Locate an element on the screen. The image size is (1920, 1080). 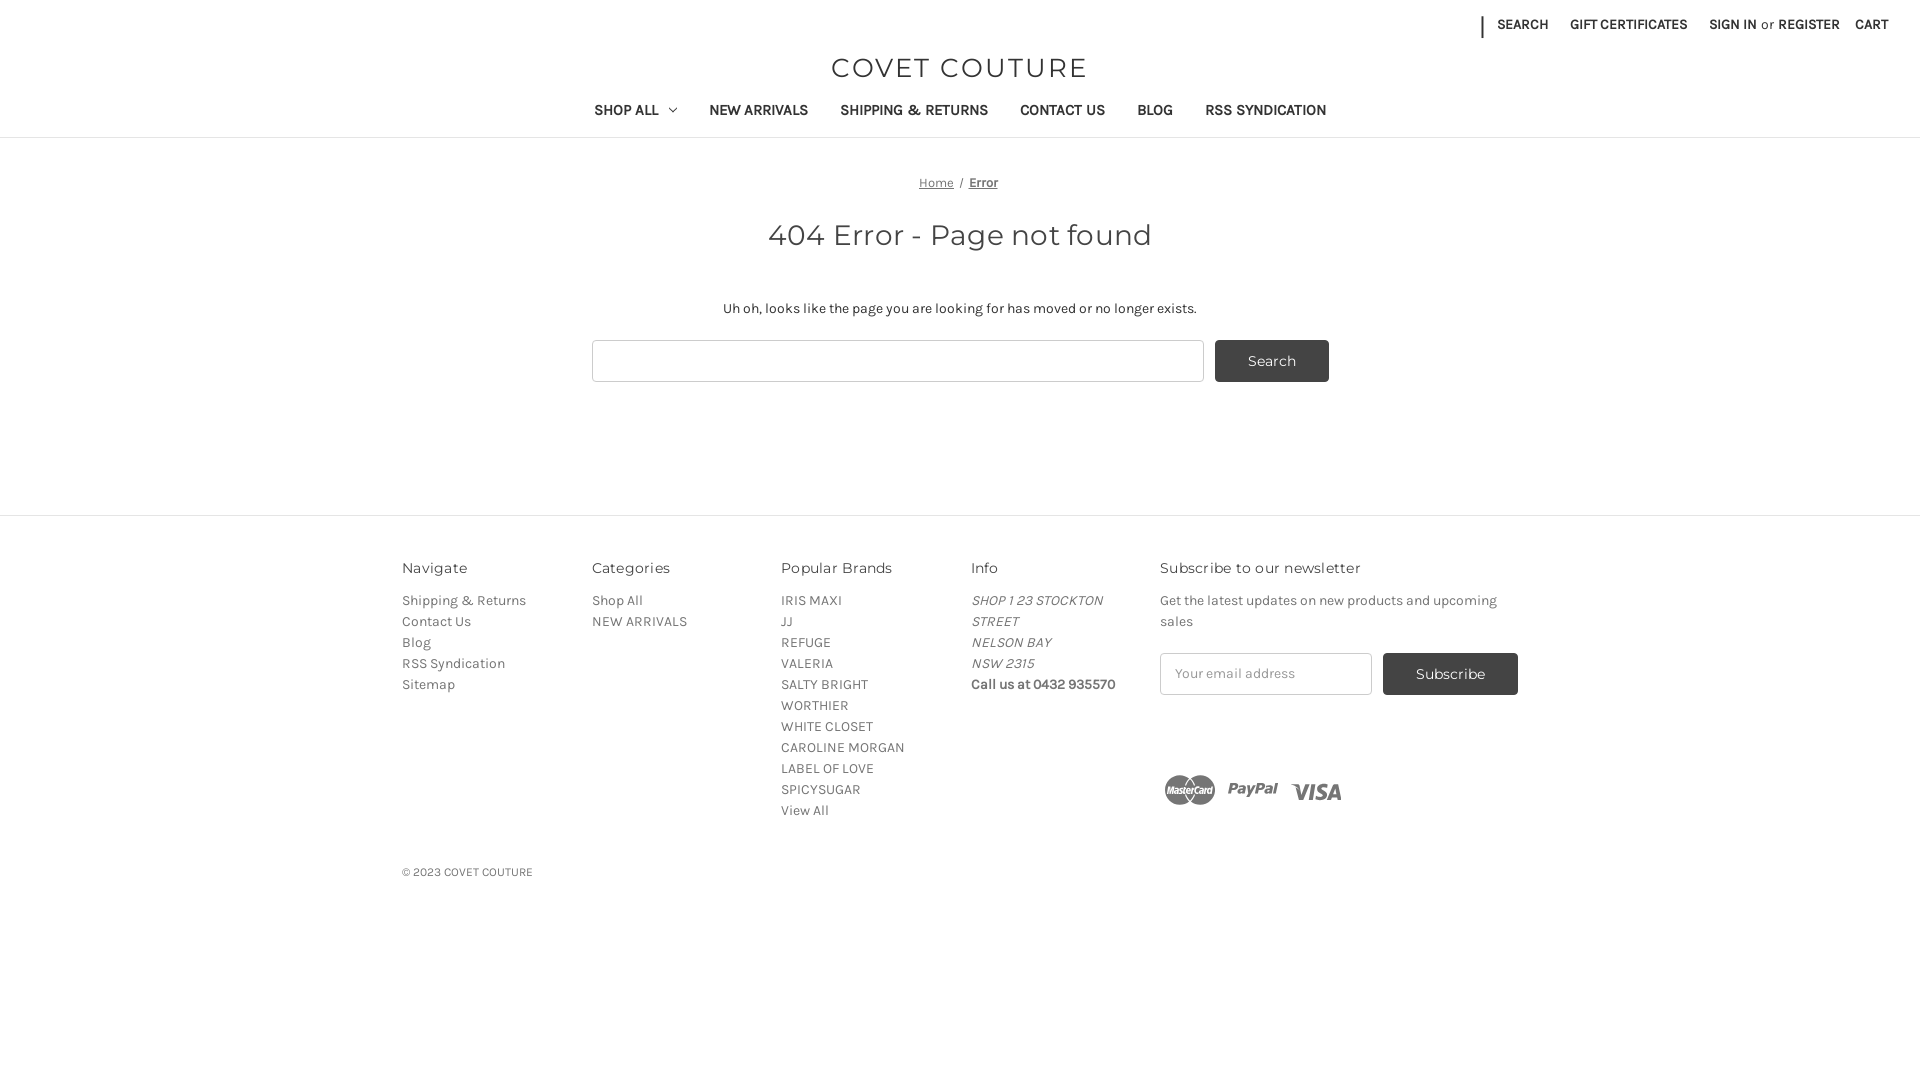
'GIFT CERTIFICATES' is located at coordinates (1558, 24).